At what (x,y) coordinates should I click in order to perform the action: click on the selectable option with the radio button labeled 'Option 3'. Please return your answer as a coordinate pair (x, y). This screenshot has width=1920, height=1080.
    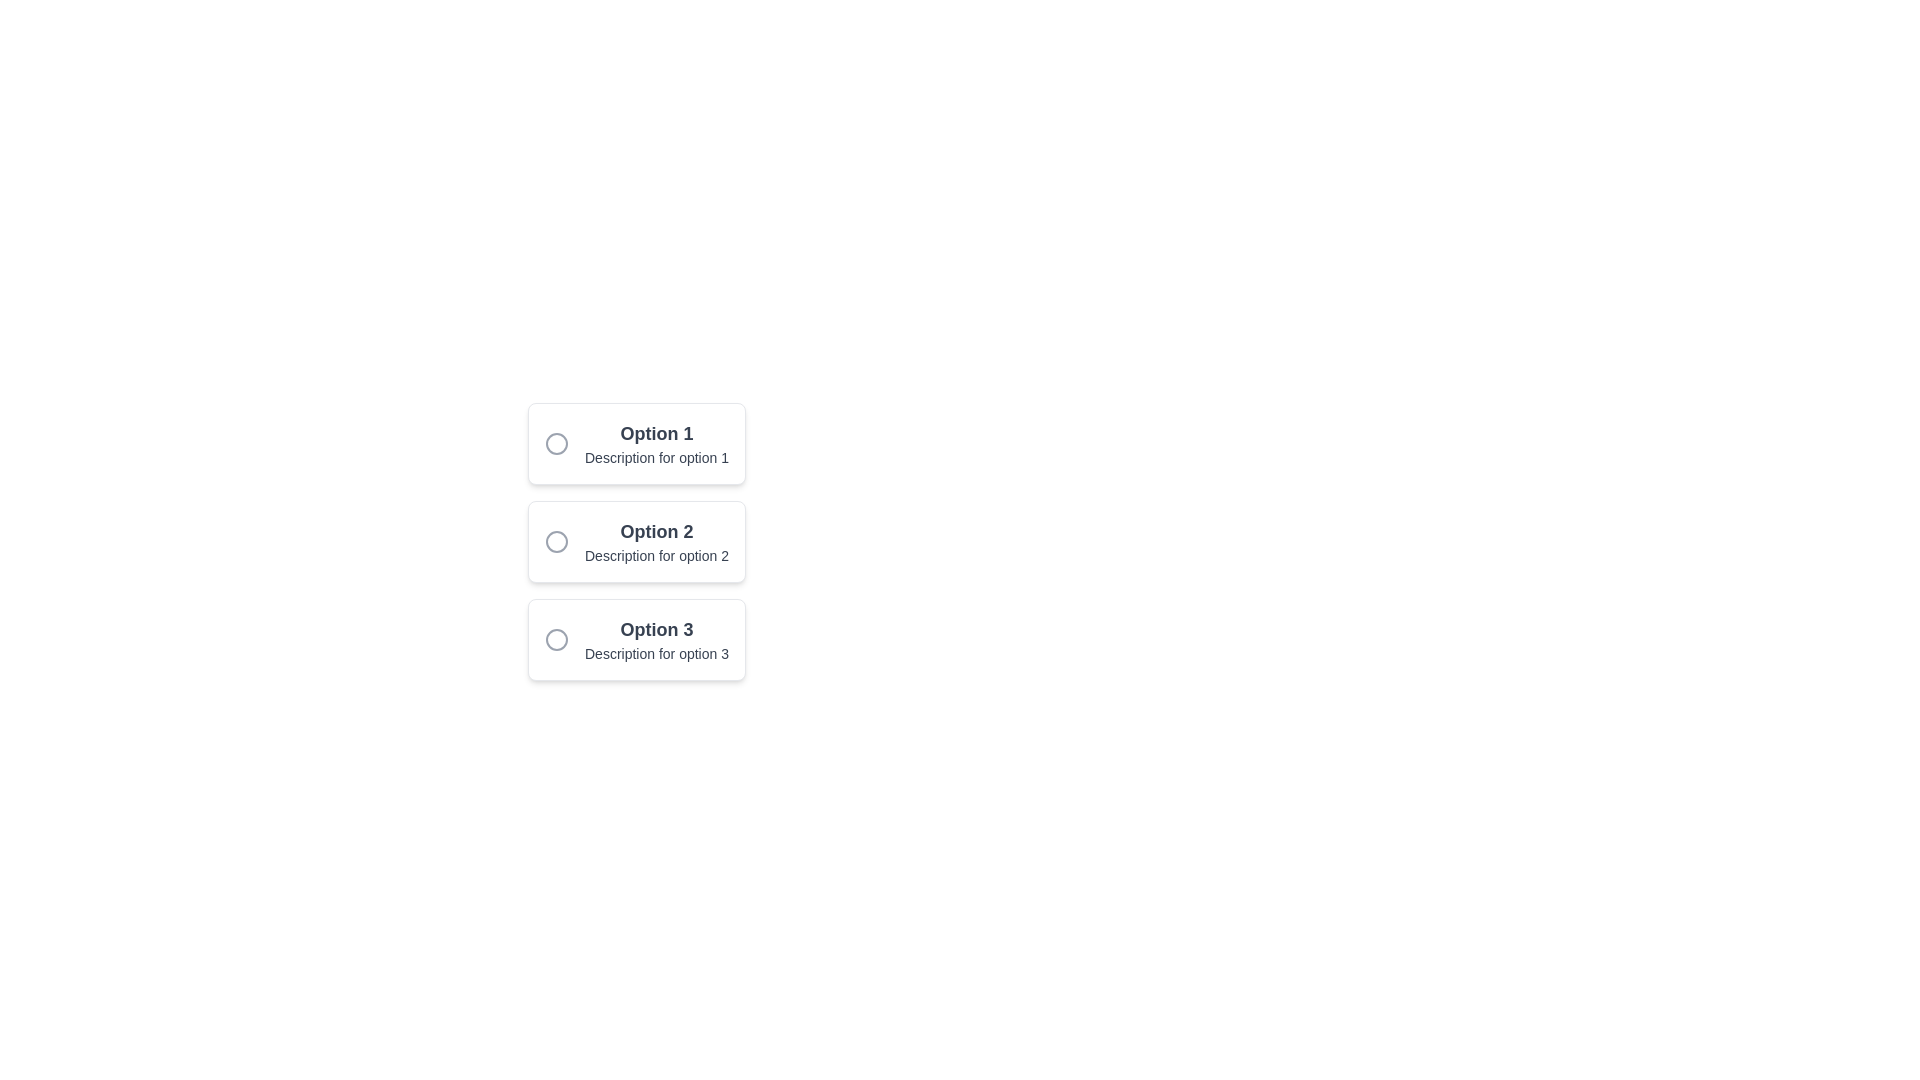
    Looking at the image, I should click on (636, 640).